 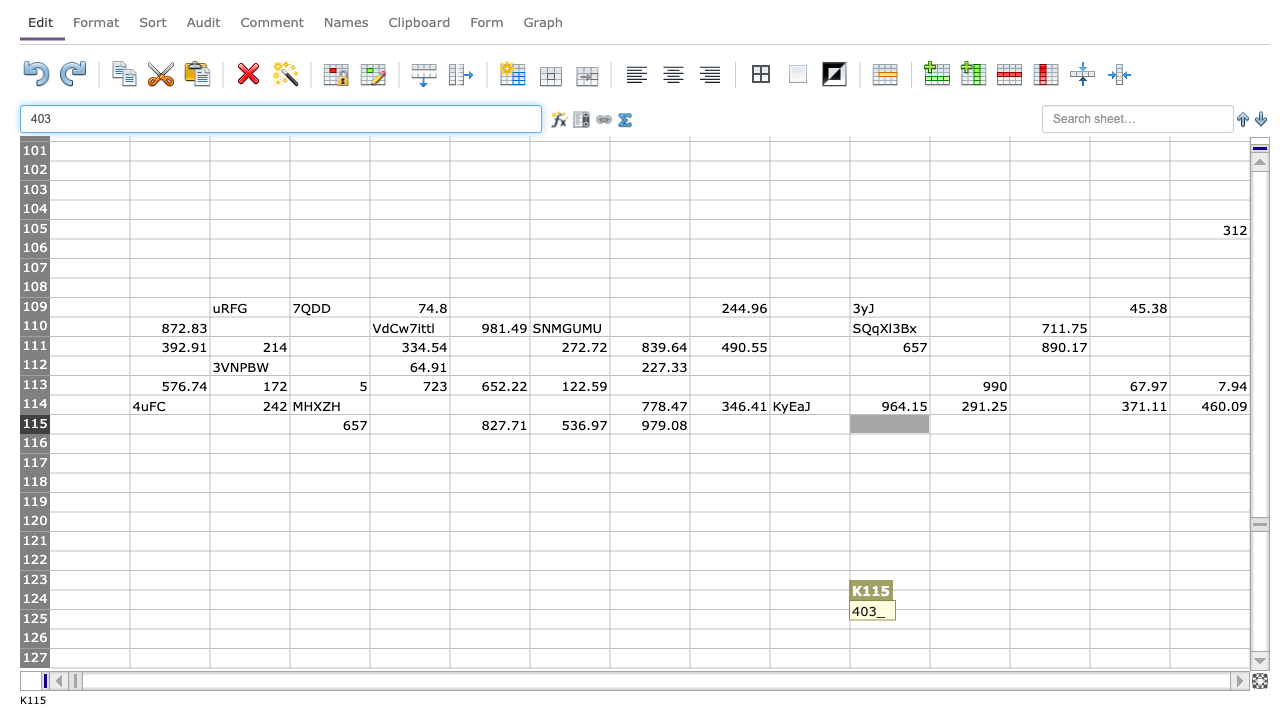 What do you see at coordinates (1048, 618) in the screenshot?
I see `Activate cell M125` at bounding box center [1048, 618].